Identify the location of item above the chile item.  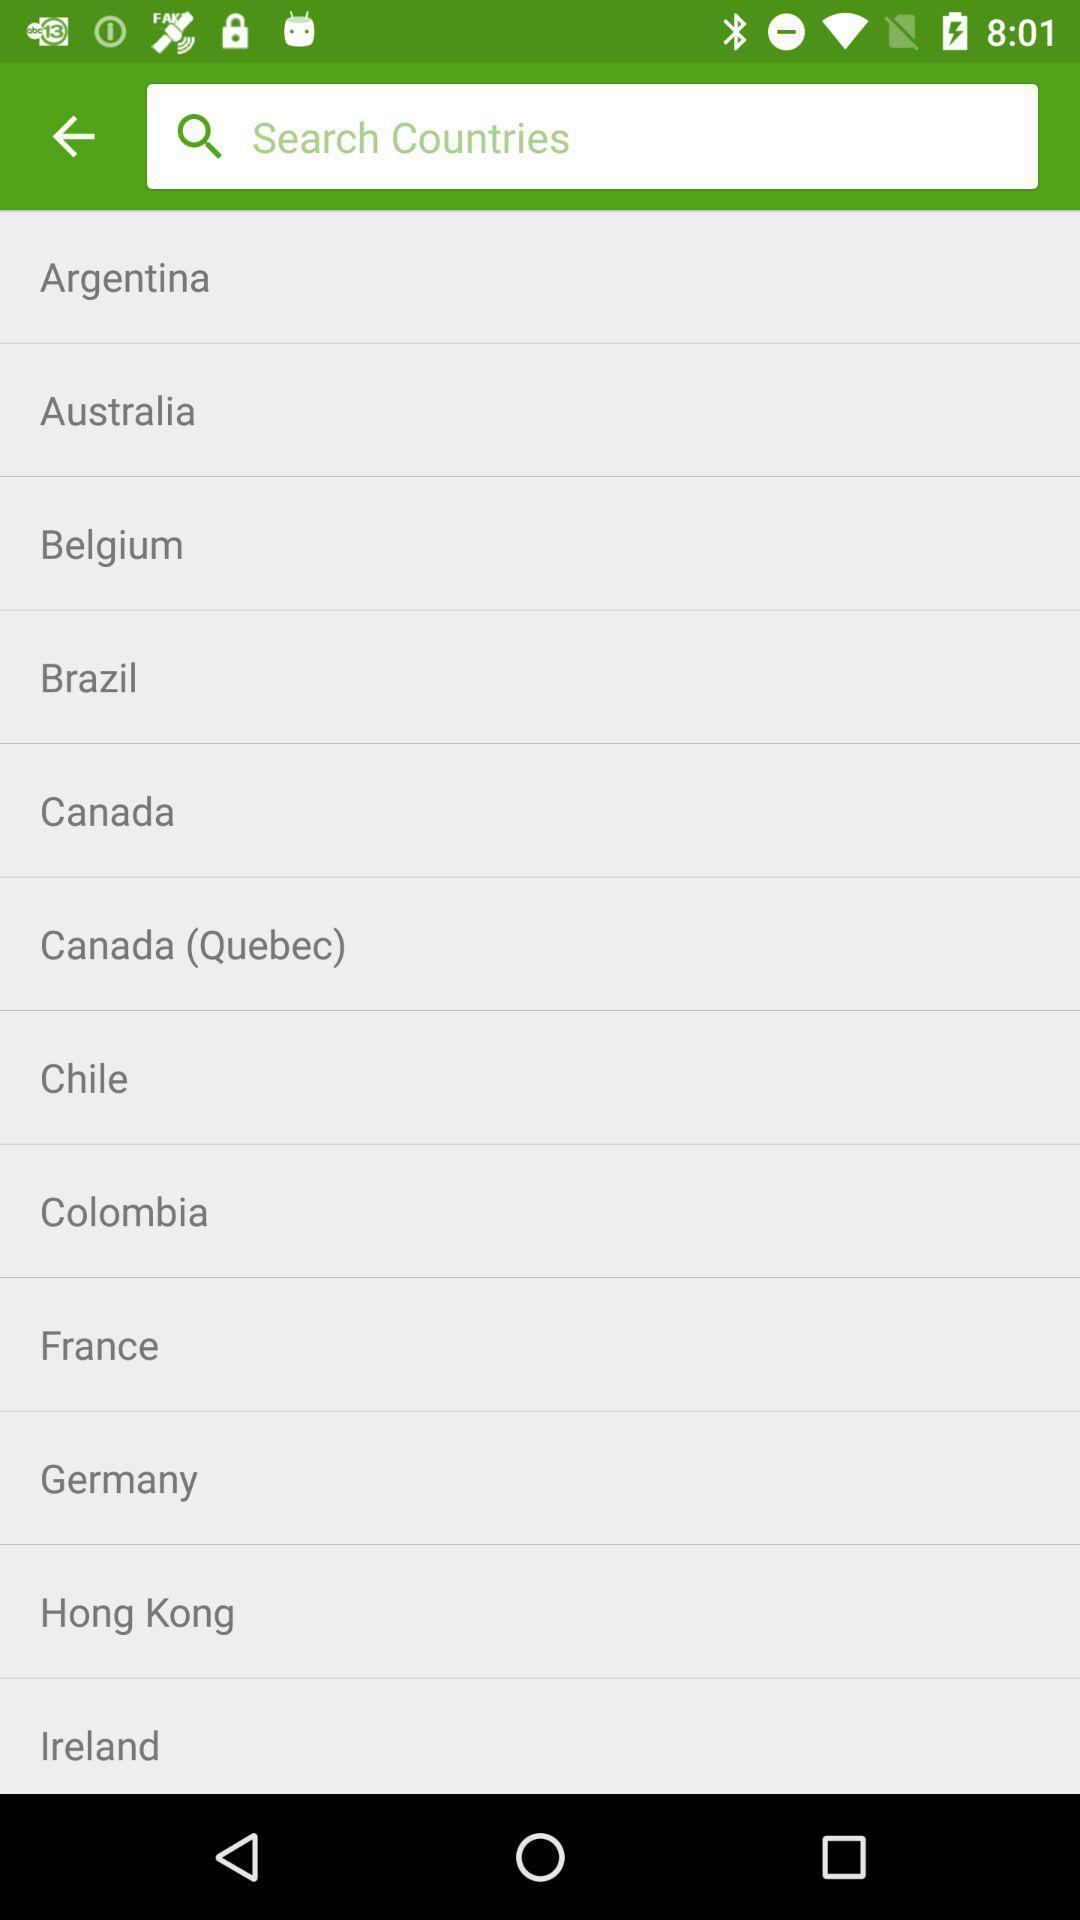
(540, 942).